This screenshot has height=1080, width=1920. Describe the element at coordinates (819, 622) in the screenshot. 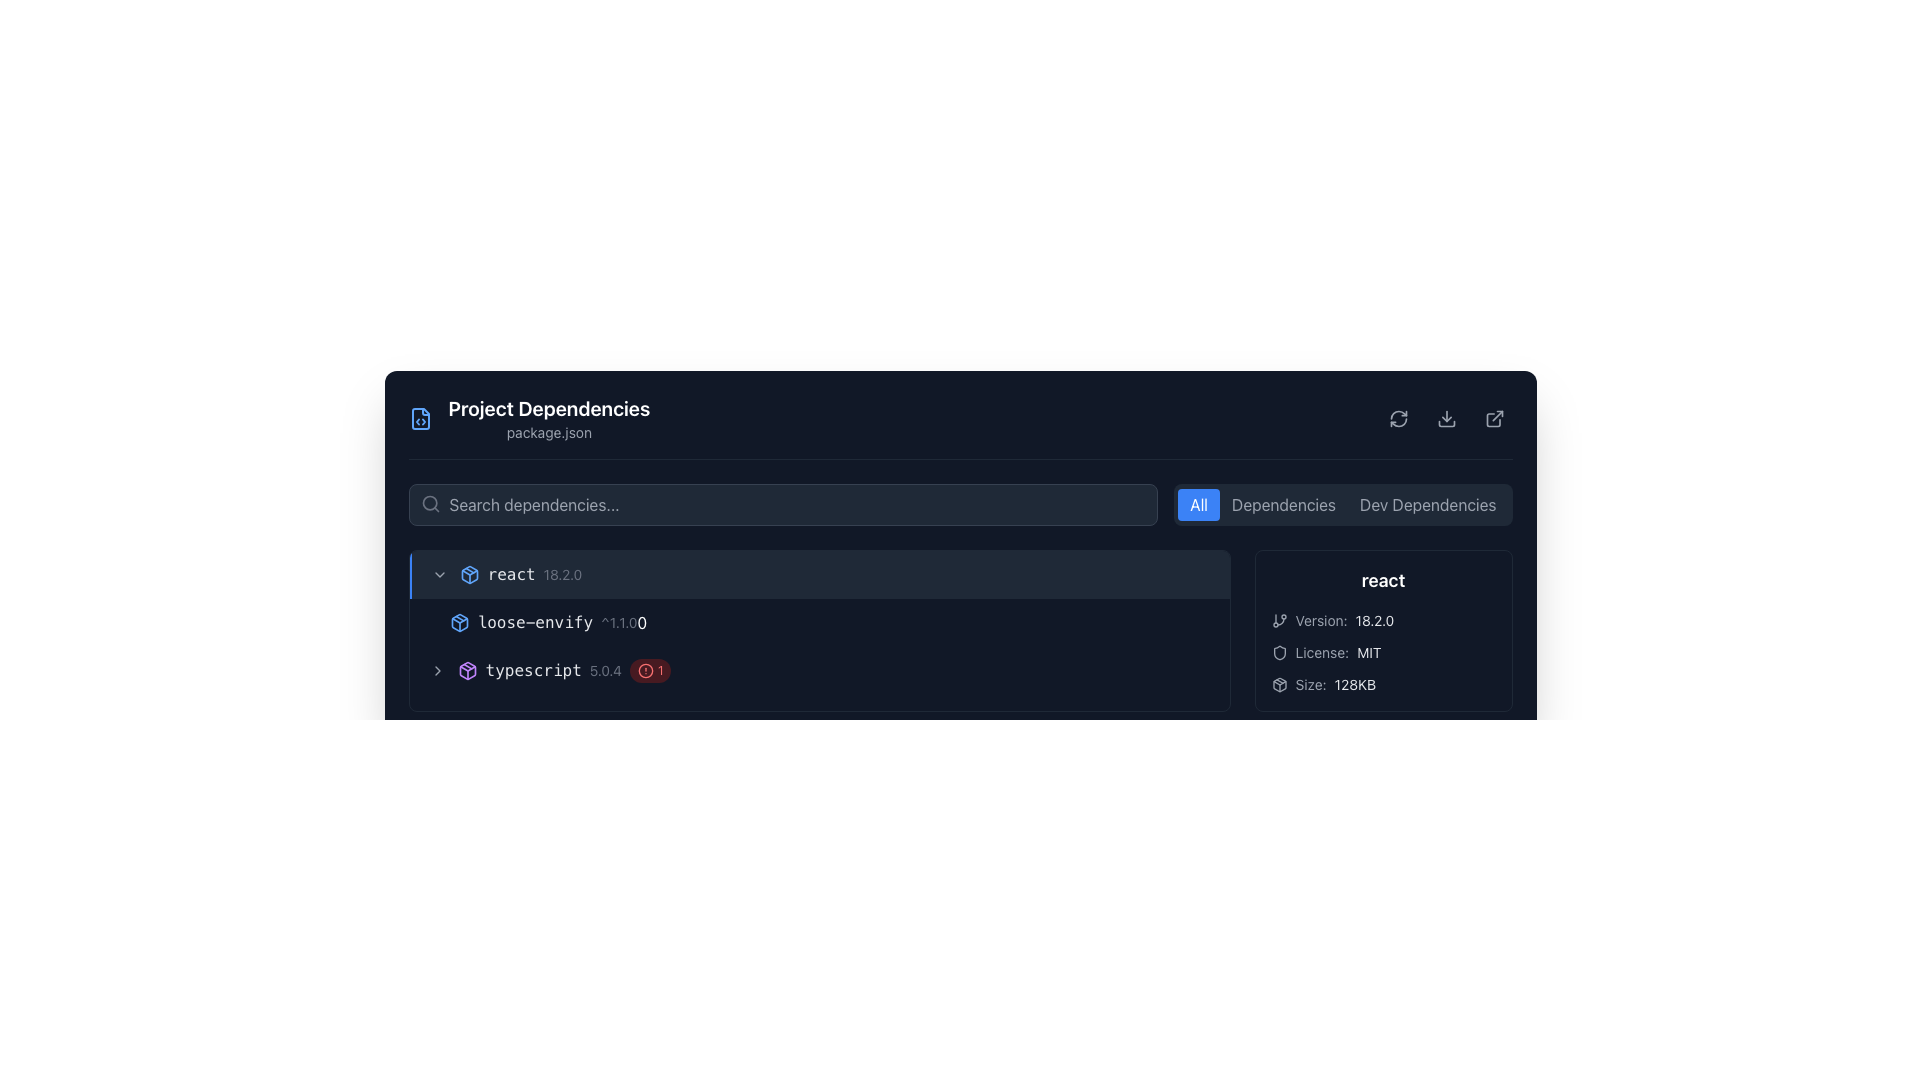

I see `the second item` at that location.